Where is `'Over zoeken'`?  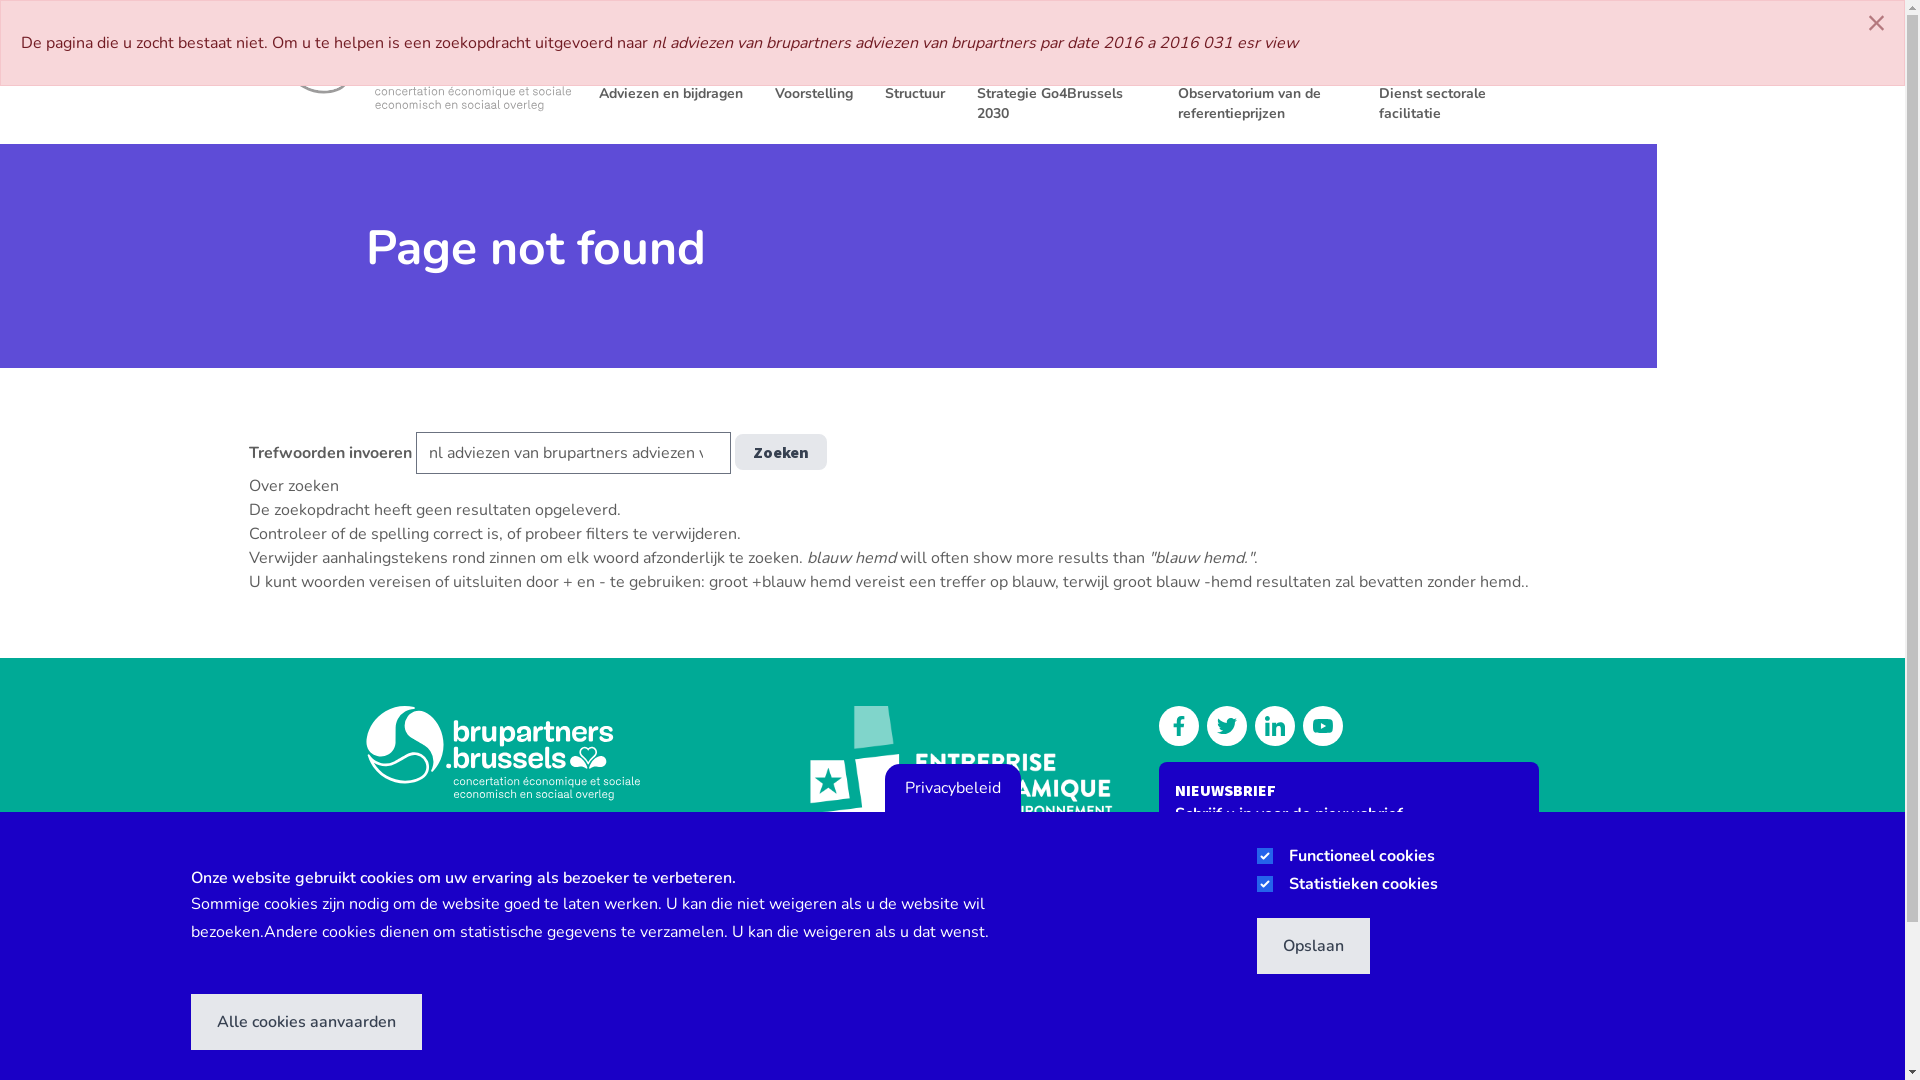 'Over zoeken' is located at coordinates (291, 486).